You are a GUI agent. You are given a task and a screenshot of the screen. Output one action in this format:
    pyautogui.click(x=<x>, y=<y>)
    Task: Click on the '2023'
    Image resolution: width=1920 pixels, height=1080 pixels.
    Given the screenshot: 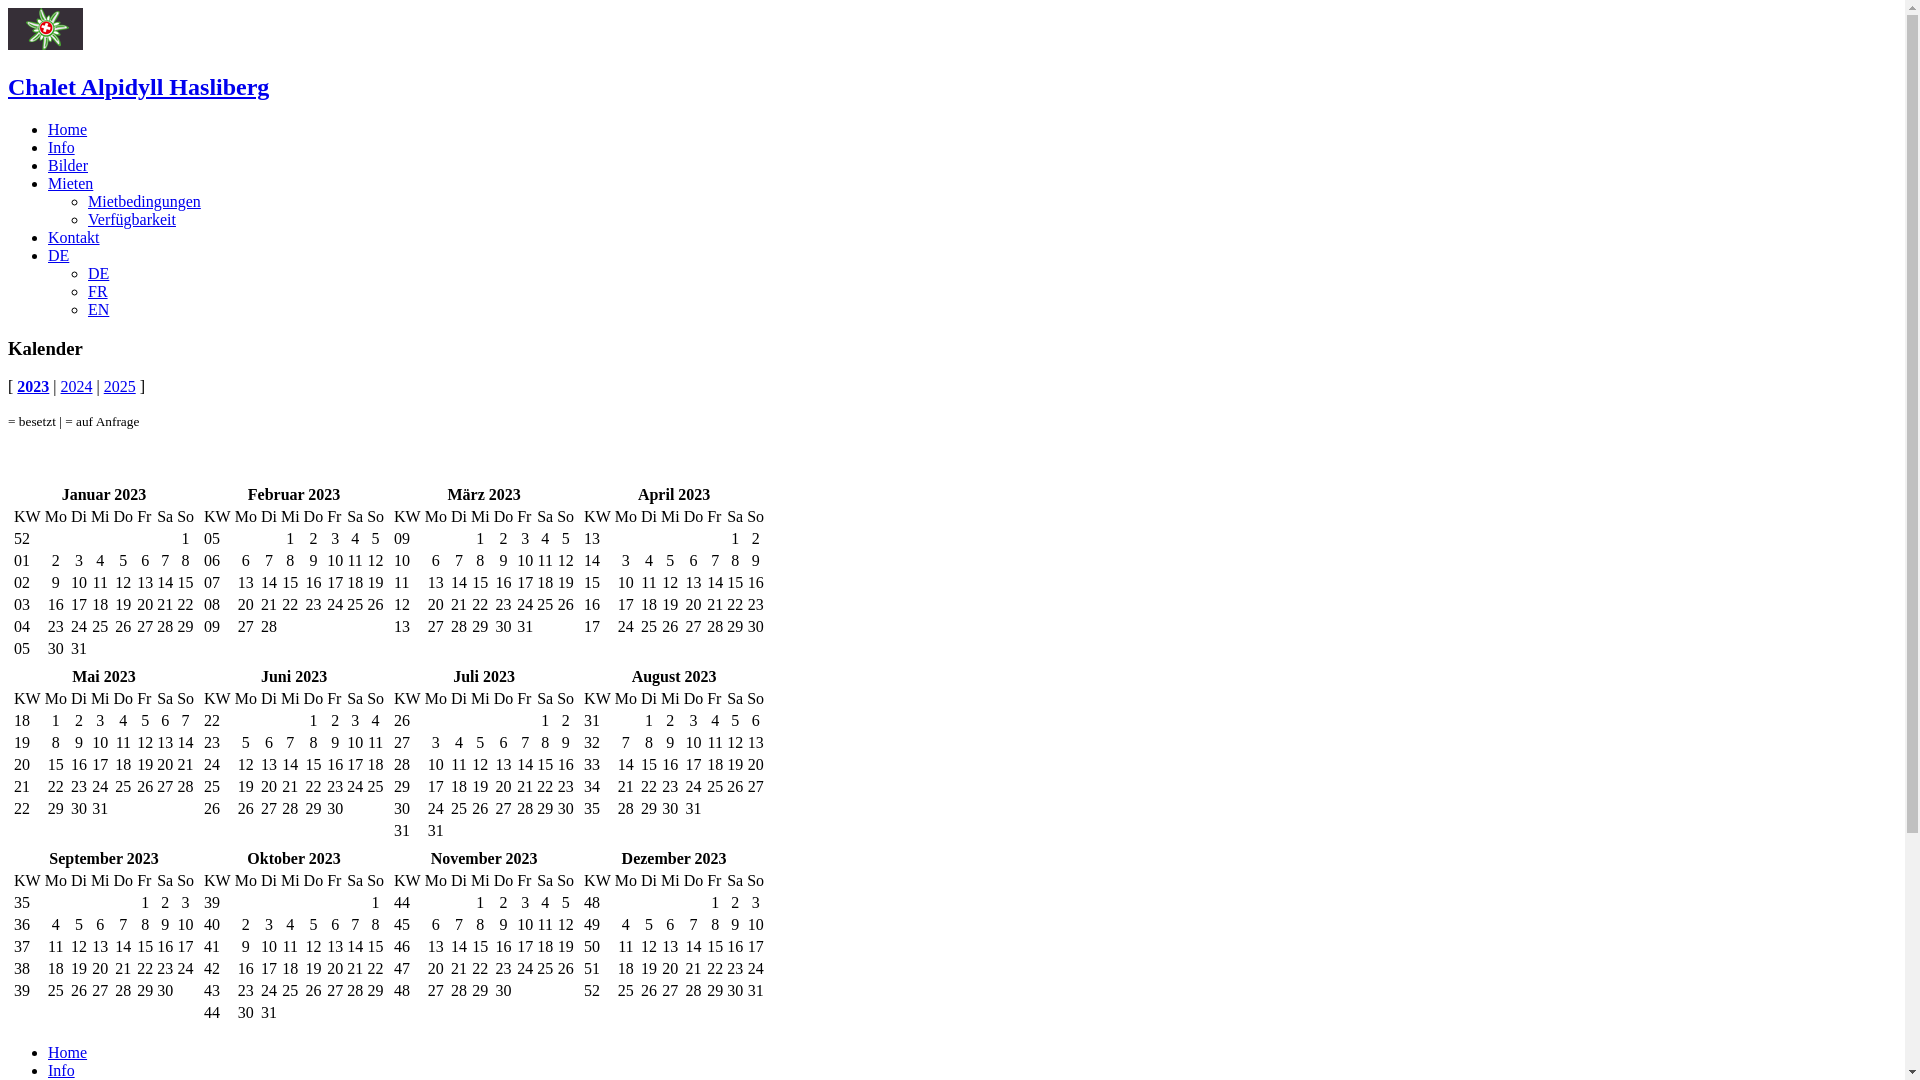 What is the action you would take?
    pyautogui.click(x=33, y=386)
    